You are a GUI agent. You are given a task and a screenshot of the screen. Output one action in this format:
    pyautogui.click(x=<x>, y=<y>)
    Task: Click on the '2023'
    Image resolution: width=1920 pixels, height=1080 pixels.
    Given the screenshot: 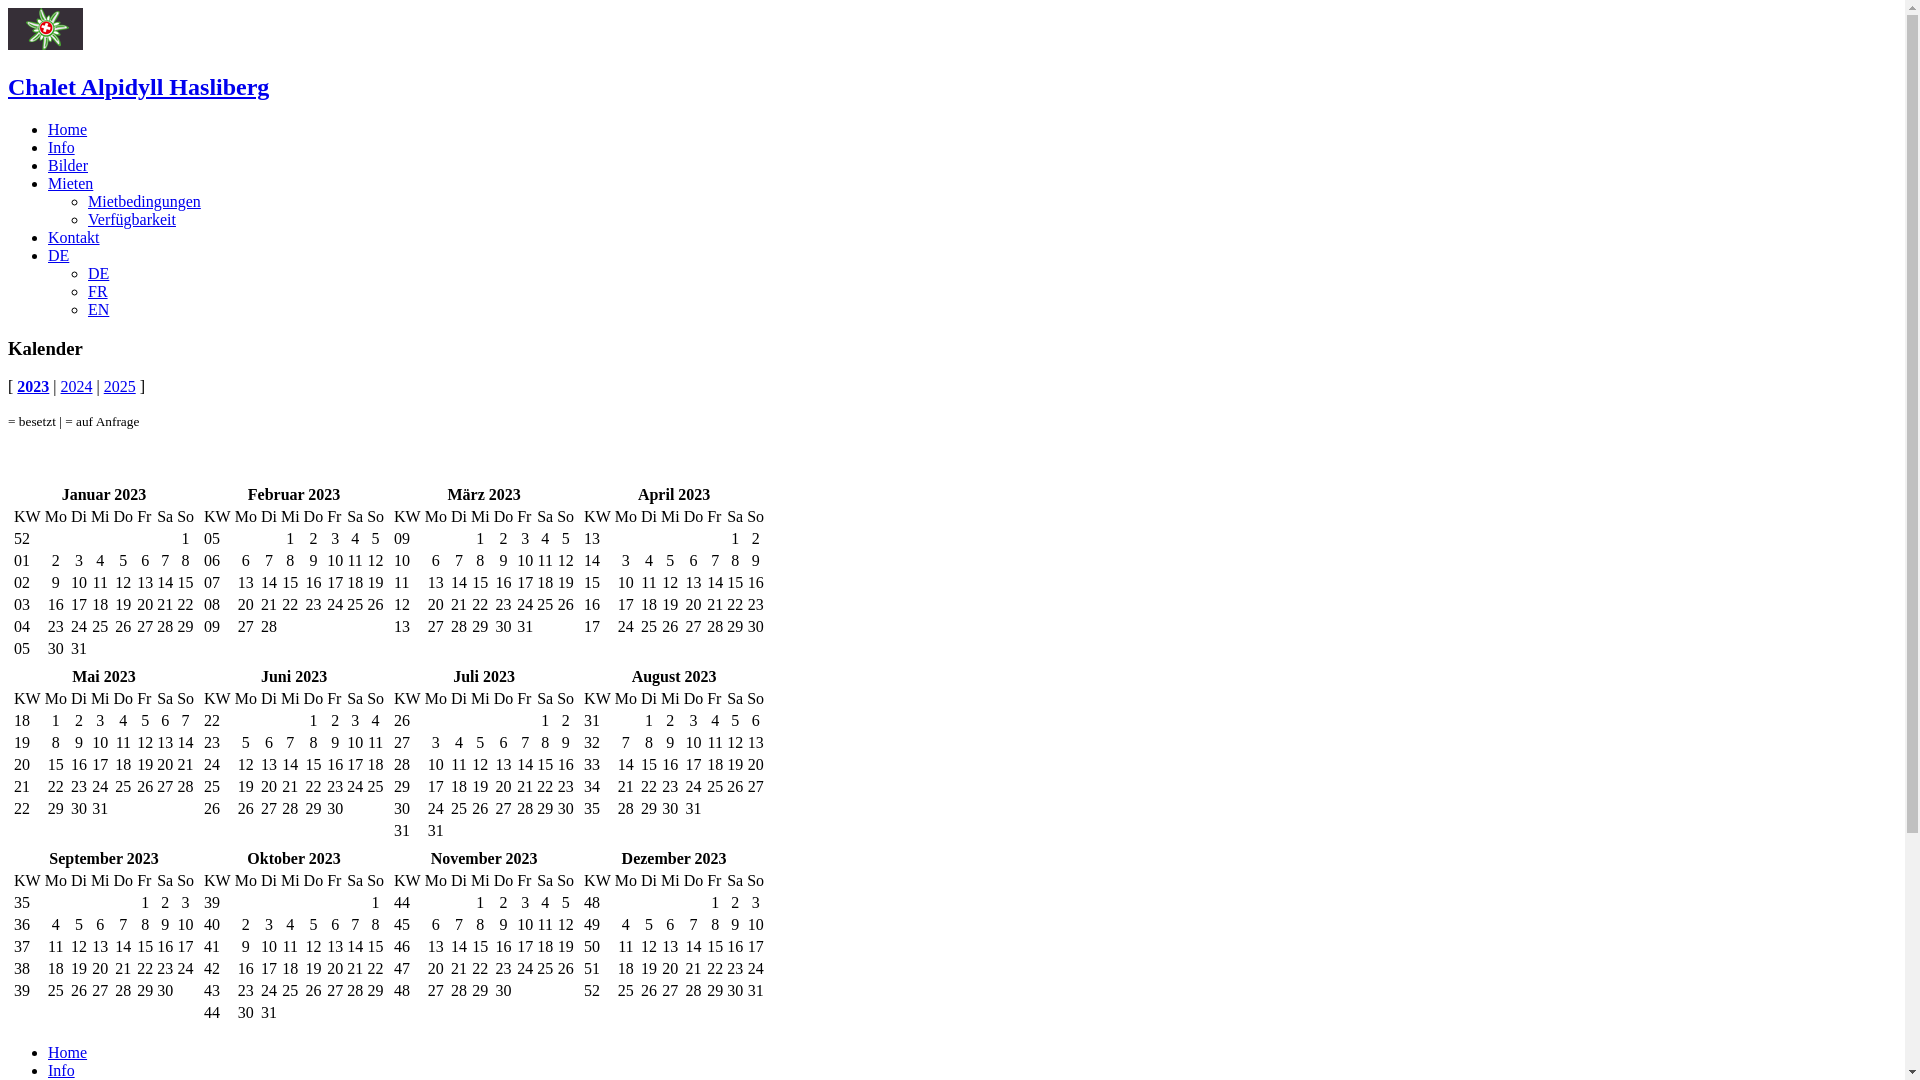 What is the action you would take?
    pyautogui.click(x=33, y=386)
    